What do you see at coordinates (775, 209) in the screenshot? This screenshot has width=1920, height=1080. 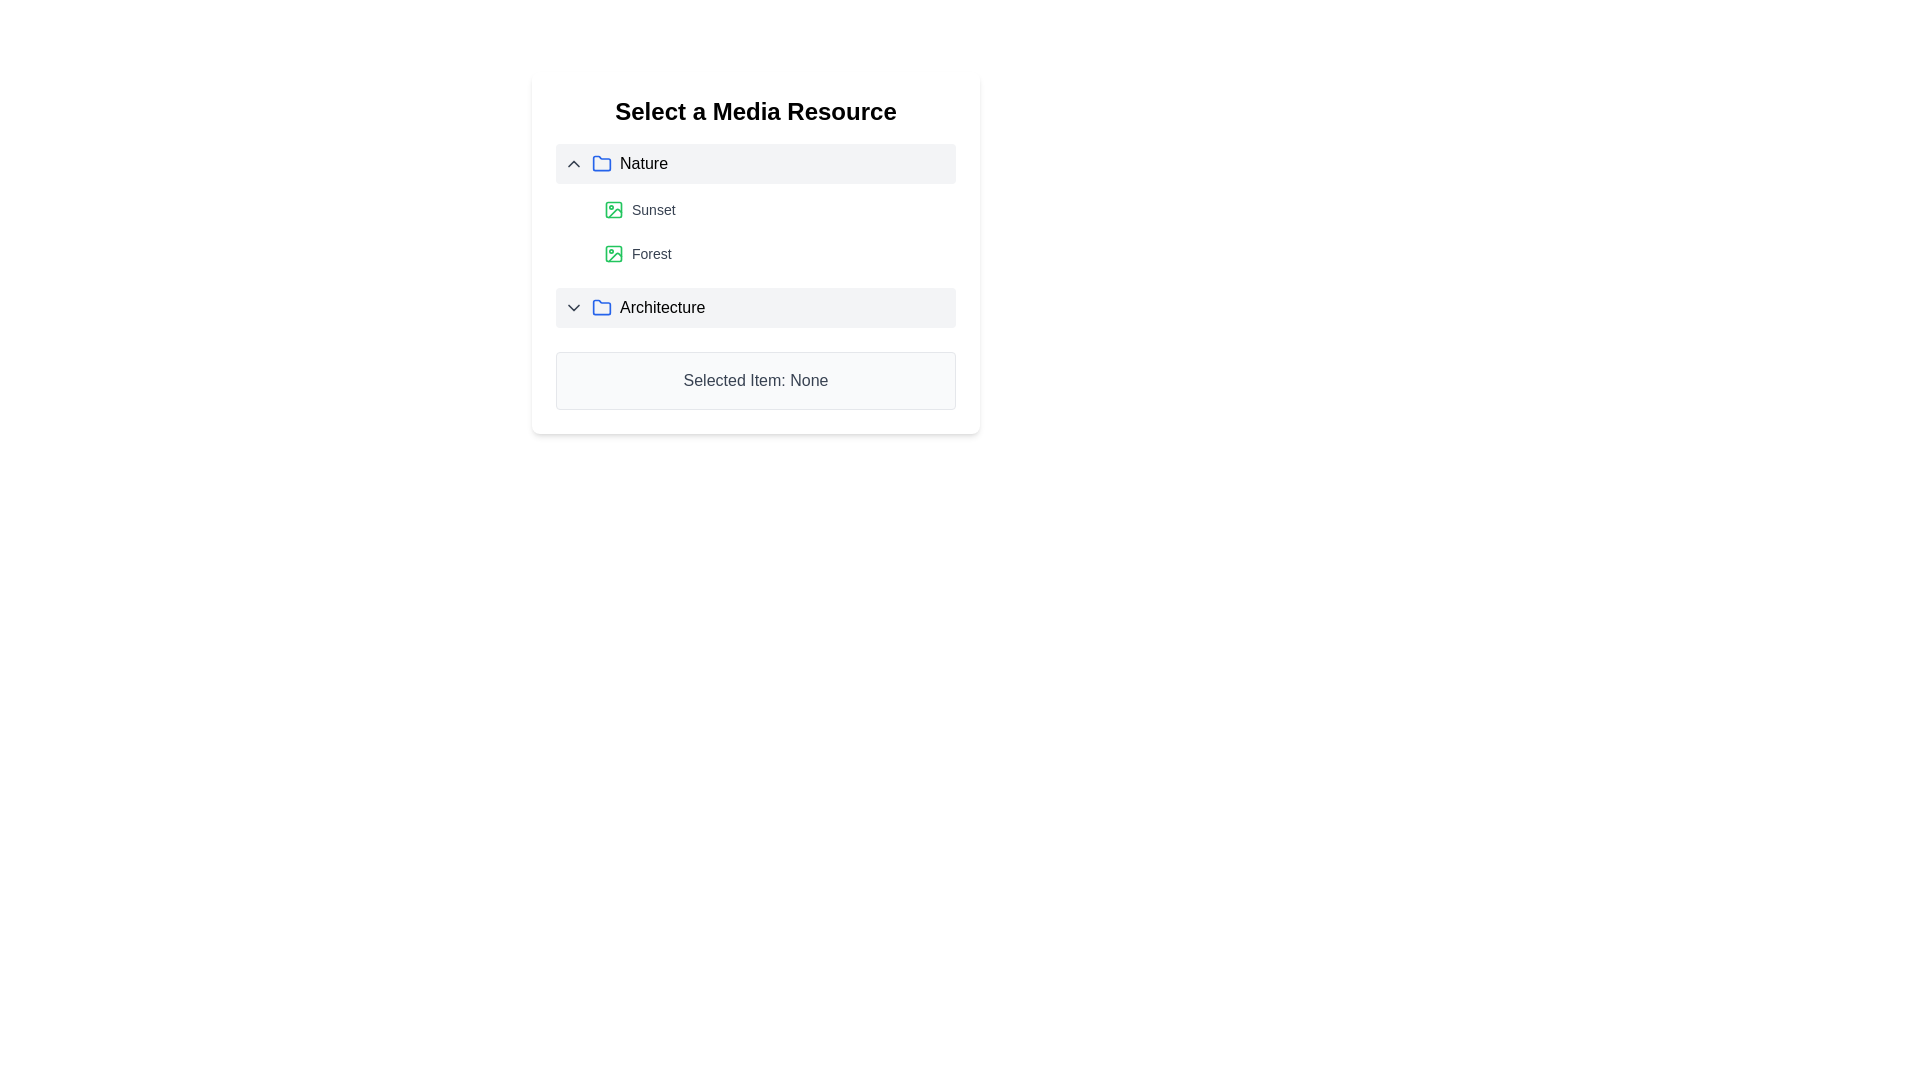 I see `the first selectable option within the 'Nature' section of the menu to navigate through the options` at bounding box center [775, 209].